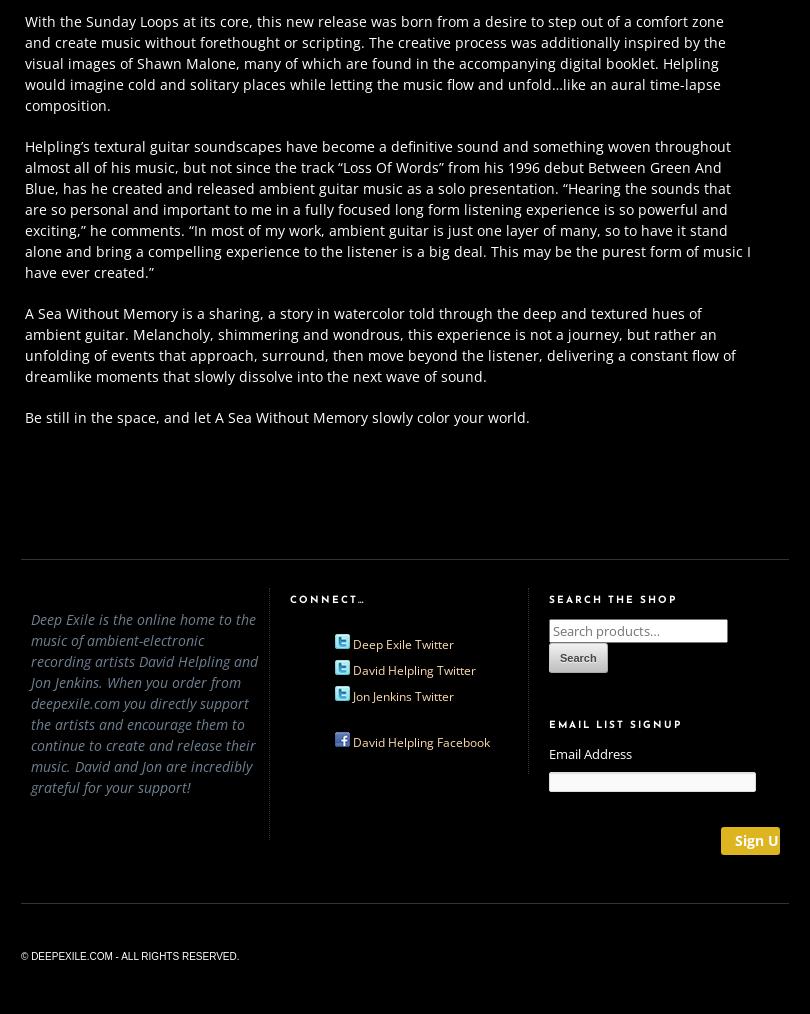 This screenshot has width=810, height=1014. I want to click on 'Search', so click(578, 657).